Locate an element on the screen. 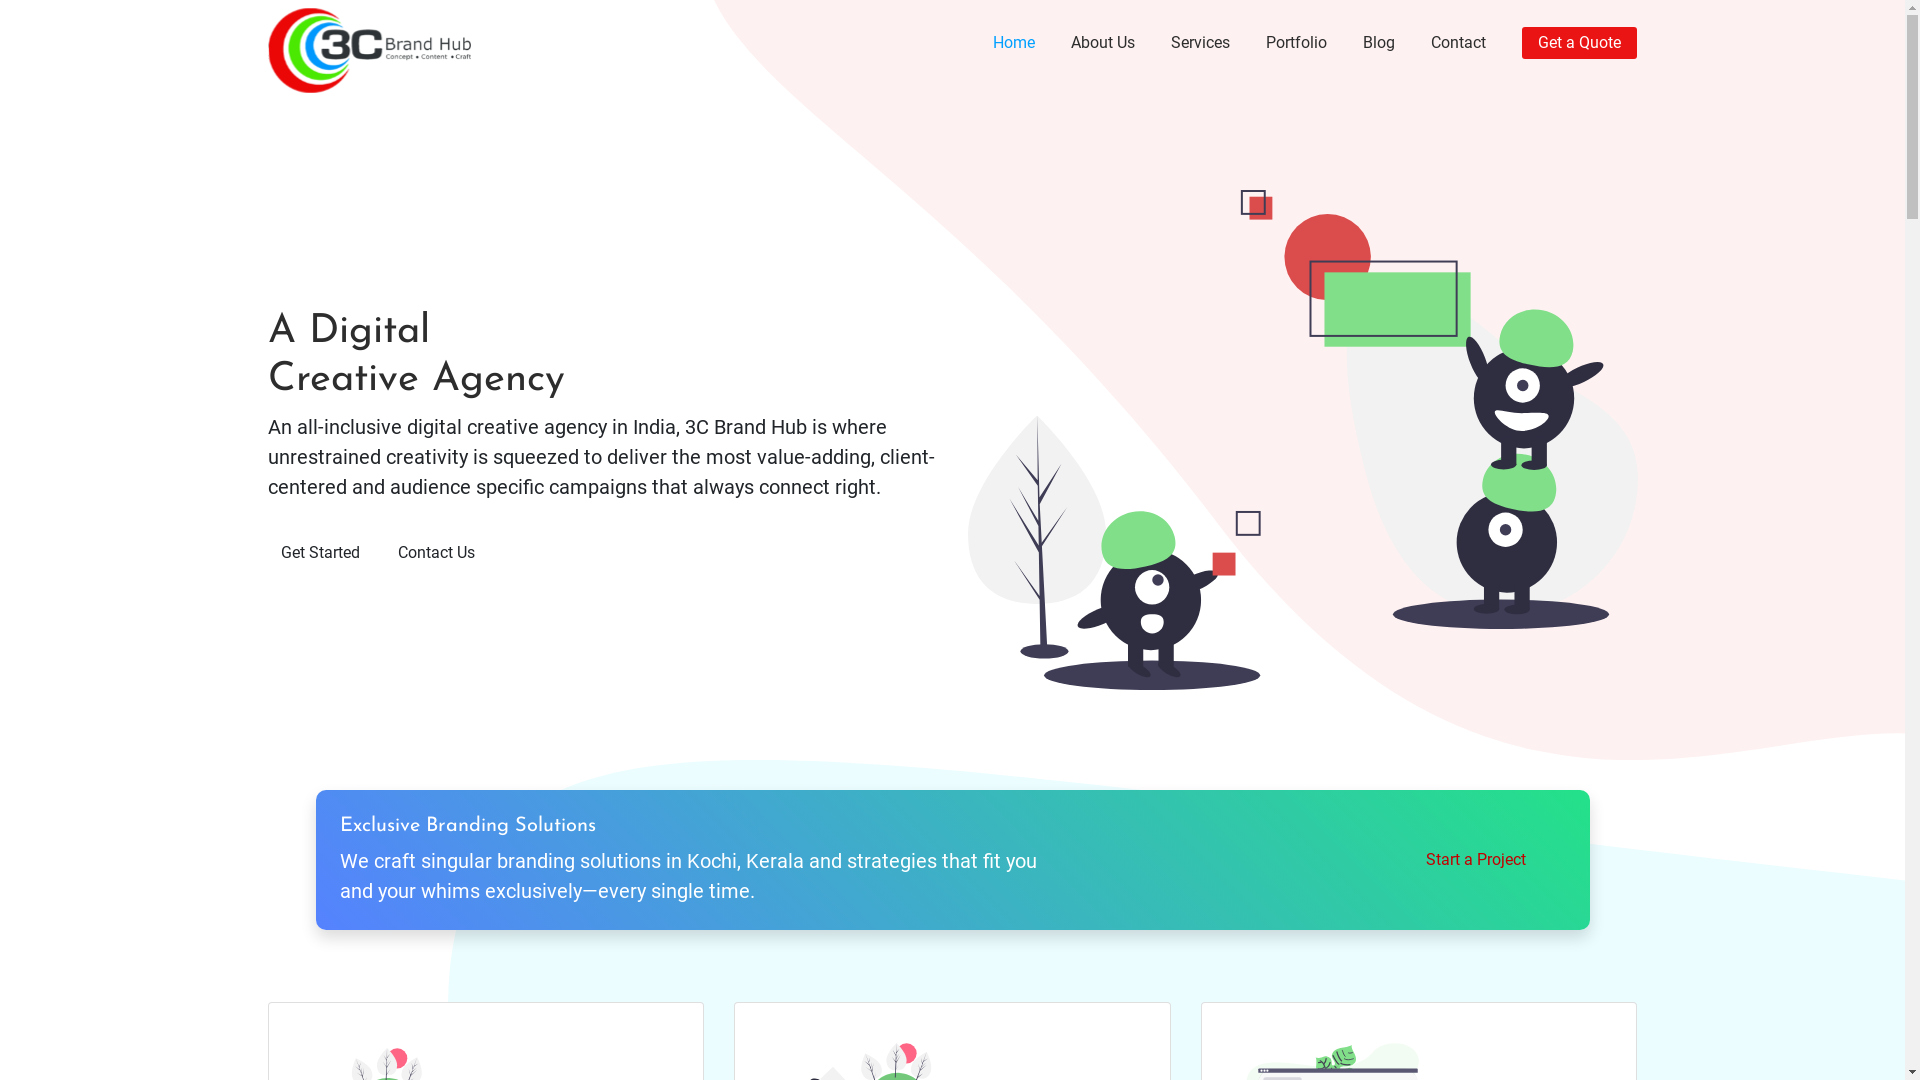 The image size is (1920, 1080). 'Get a Quote' is located at coordinates (1520, 42).